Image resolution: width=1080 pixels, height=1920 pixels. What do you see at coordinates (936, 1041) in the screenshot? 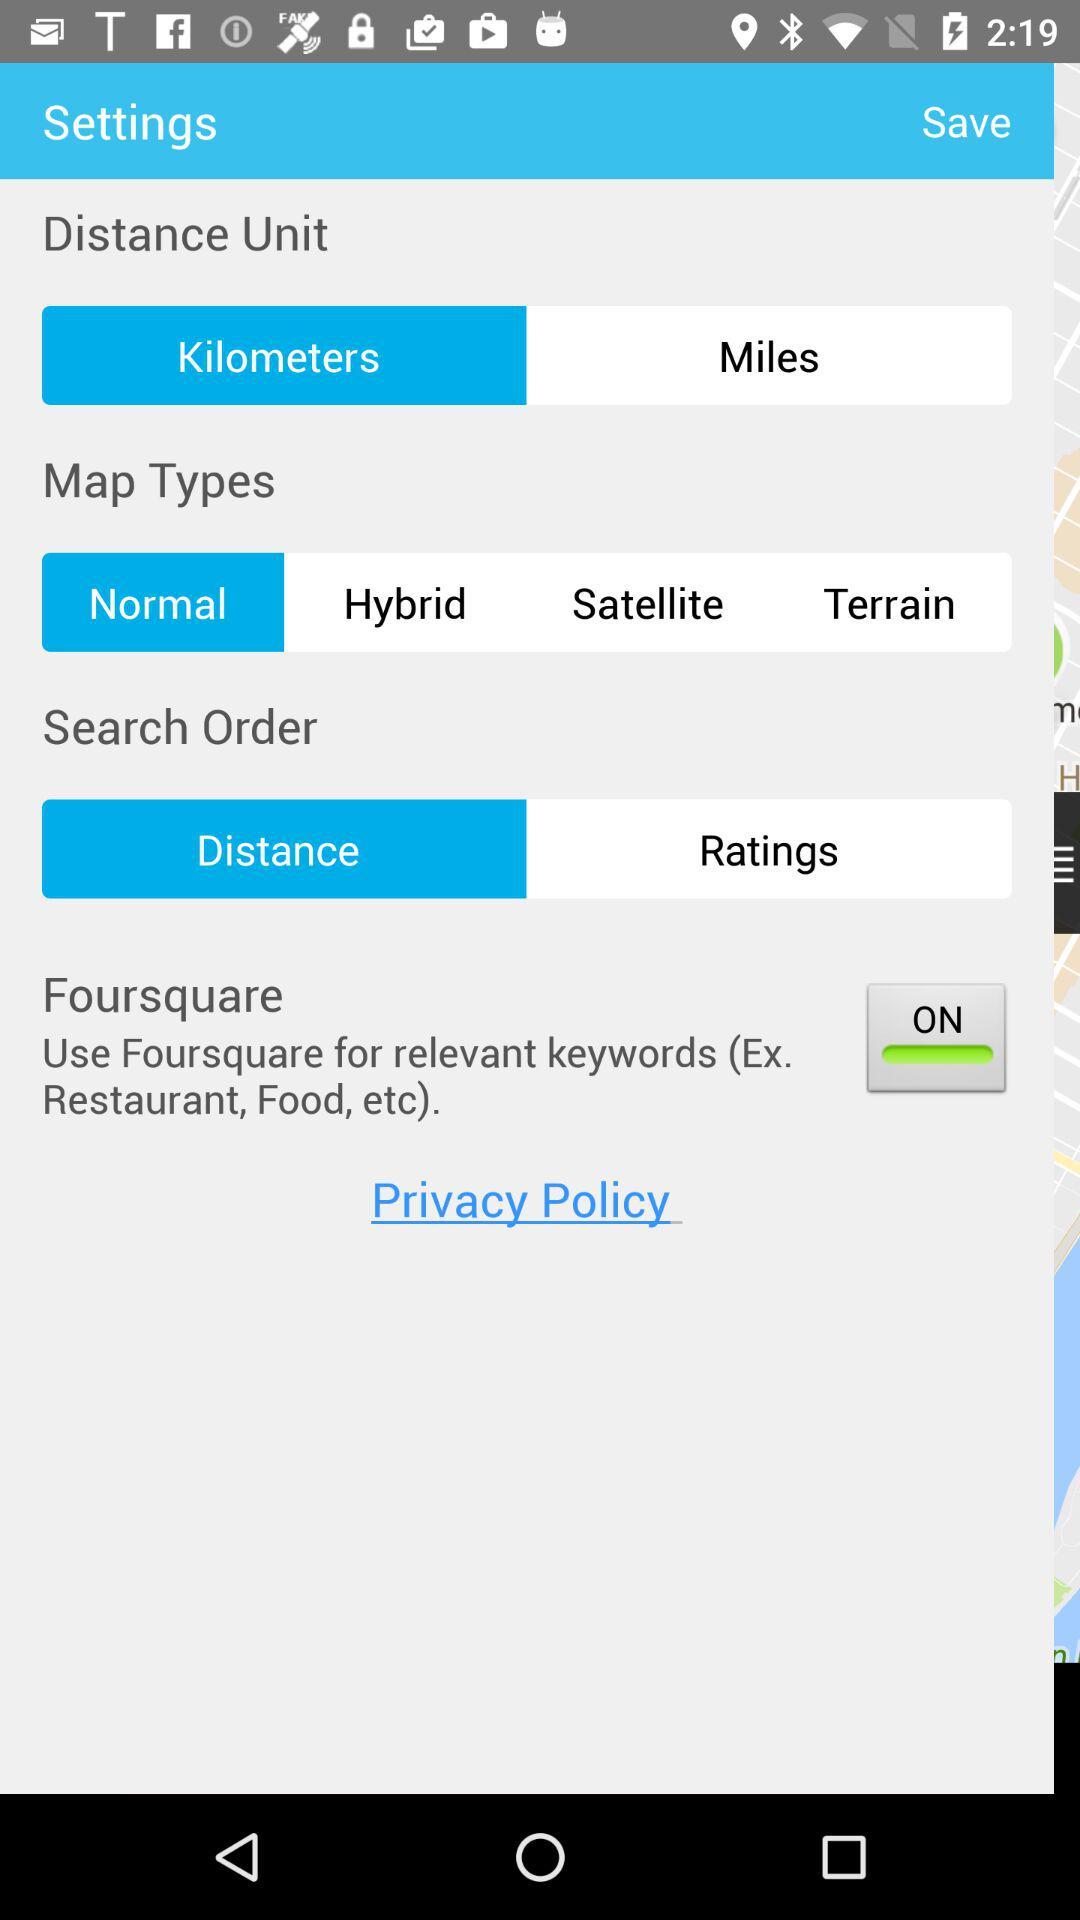
I see `the item next to the use foursquare for item` at bounding box center [936, 1041].